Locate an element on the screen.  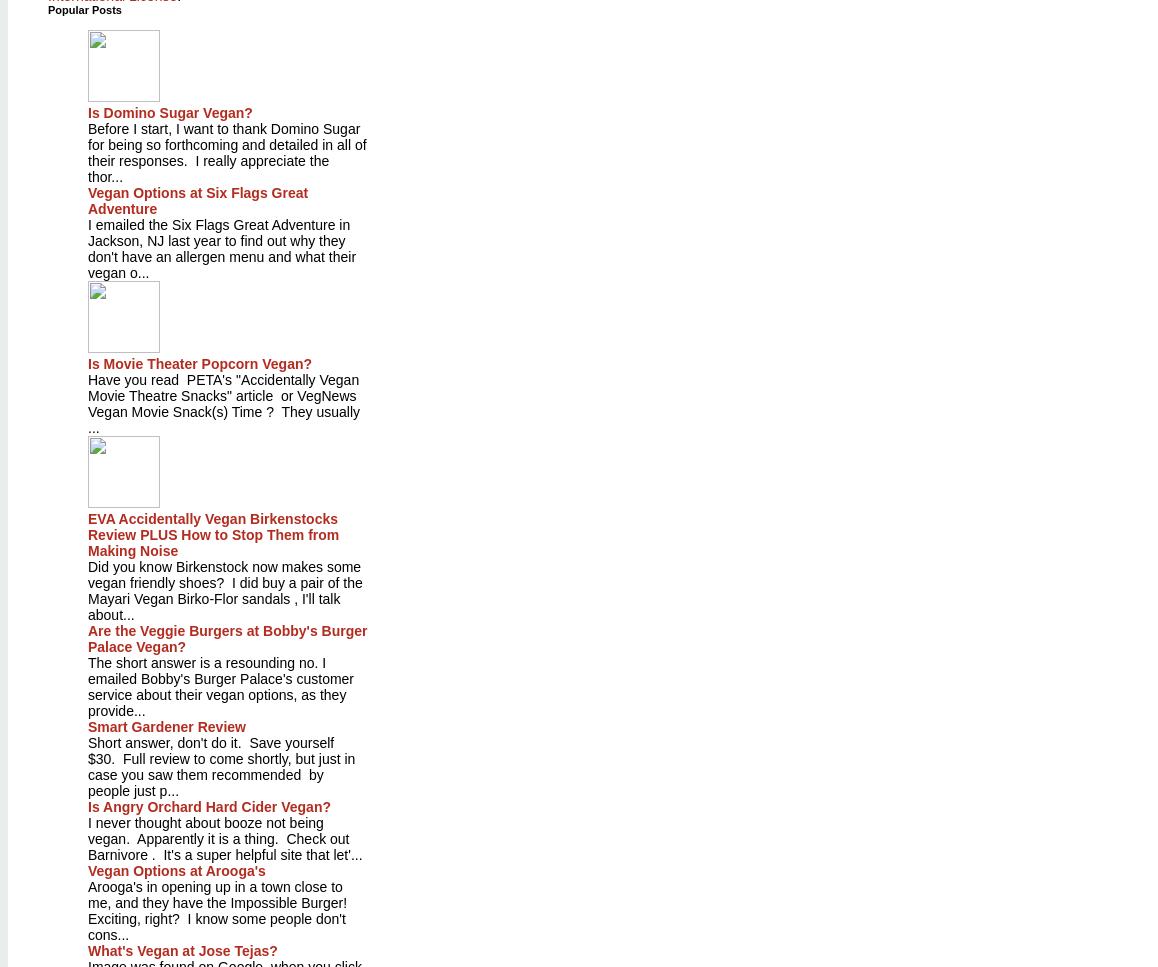
'Popular Posts' is located at coordinates (47, 8).